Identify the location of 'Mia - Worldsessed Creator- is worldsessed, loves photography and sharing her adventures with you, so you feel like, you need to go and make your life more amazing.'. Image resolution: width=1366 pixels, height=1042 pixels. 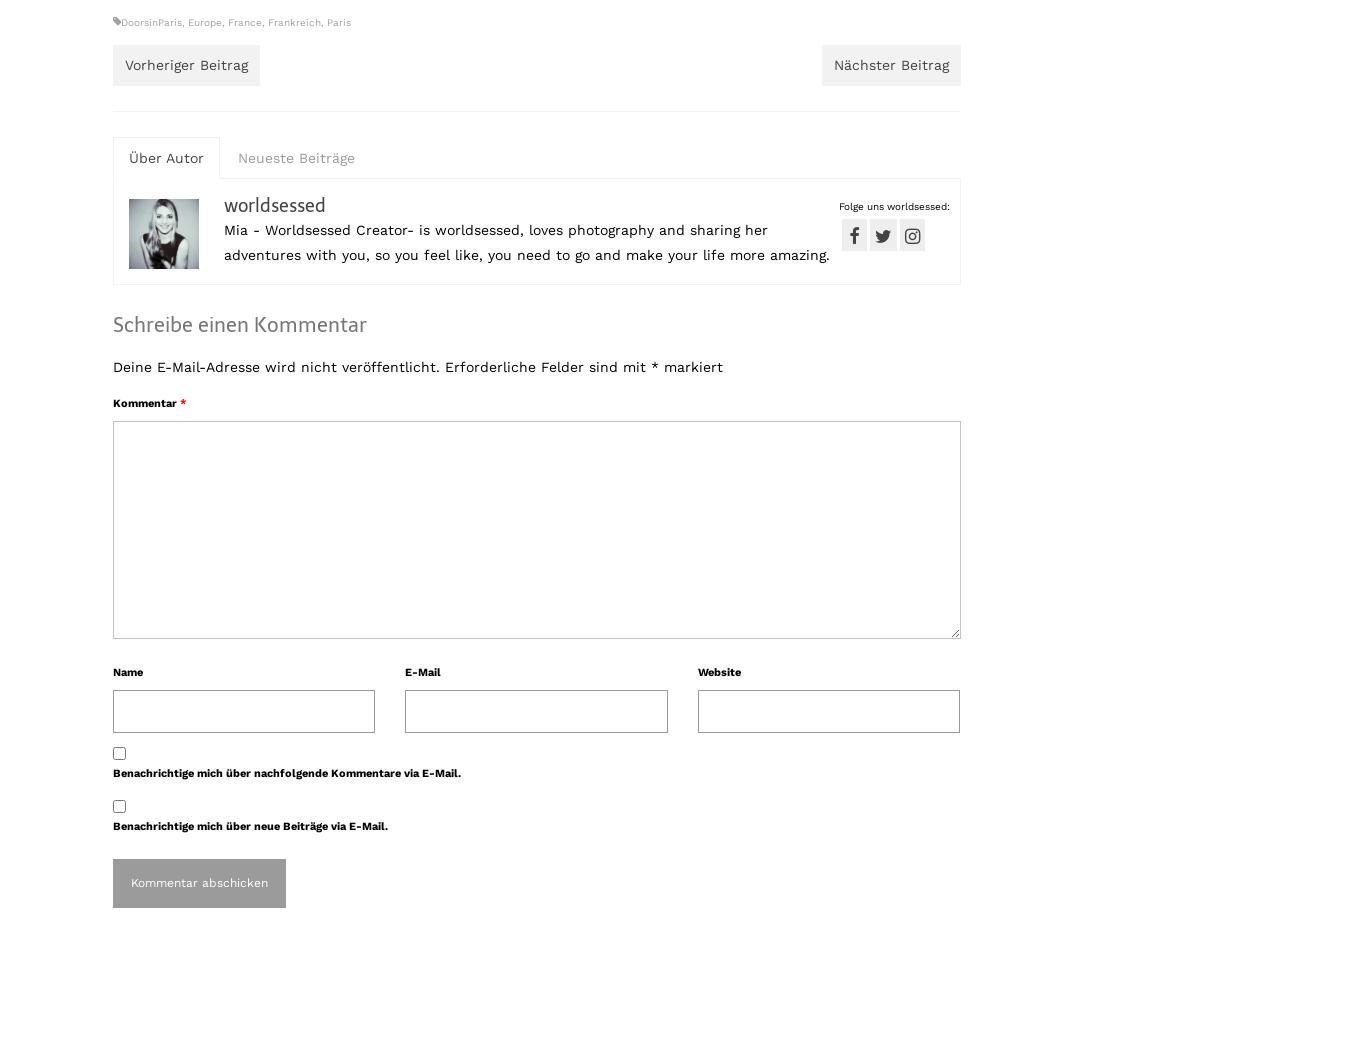
(223, 241).